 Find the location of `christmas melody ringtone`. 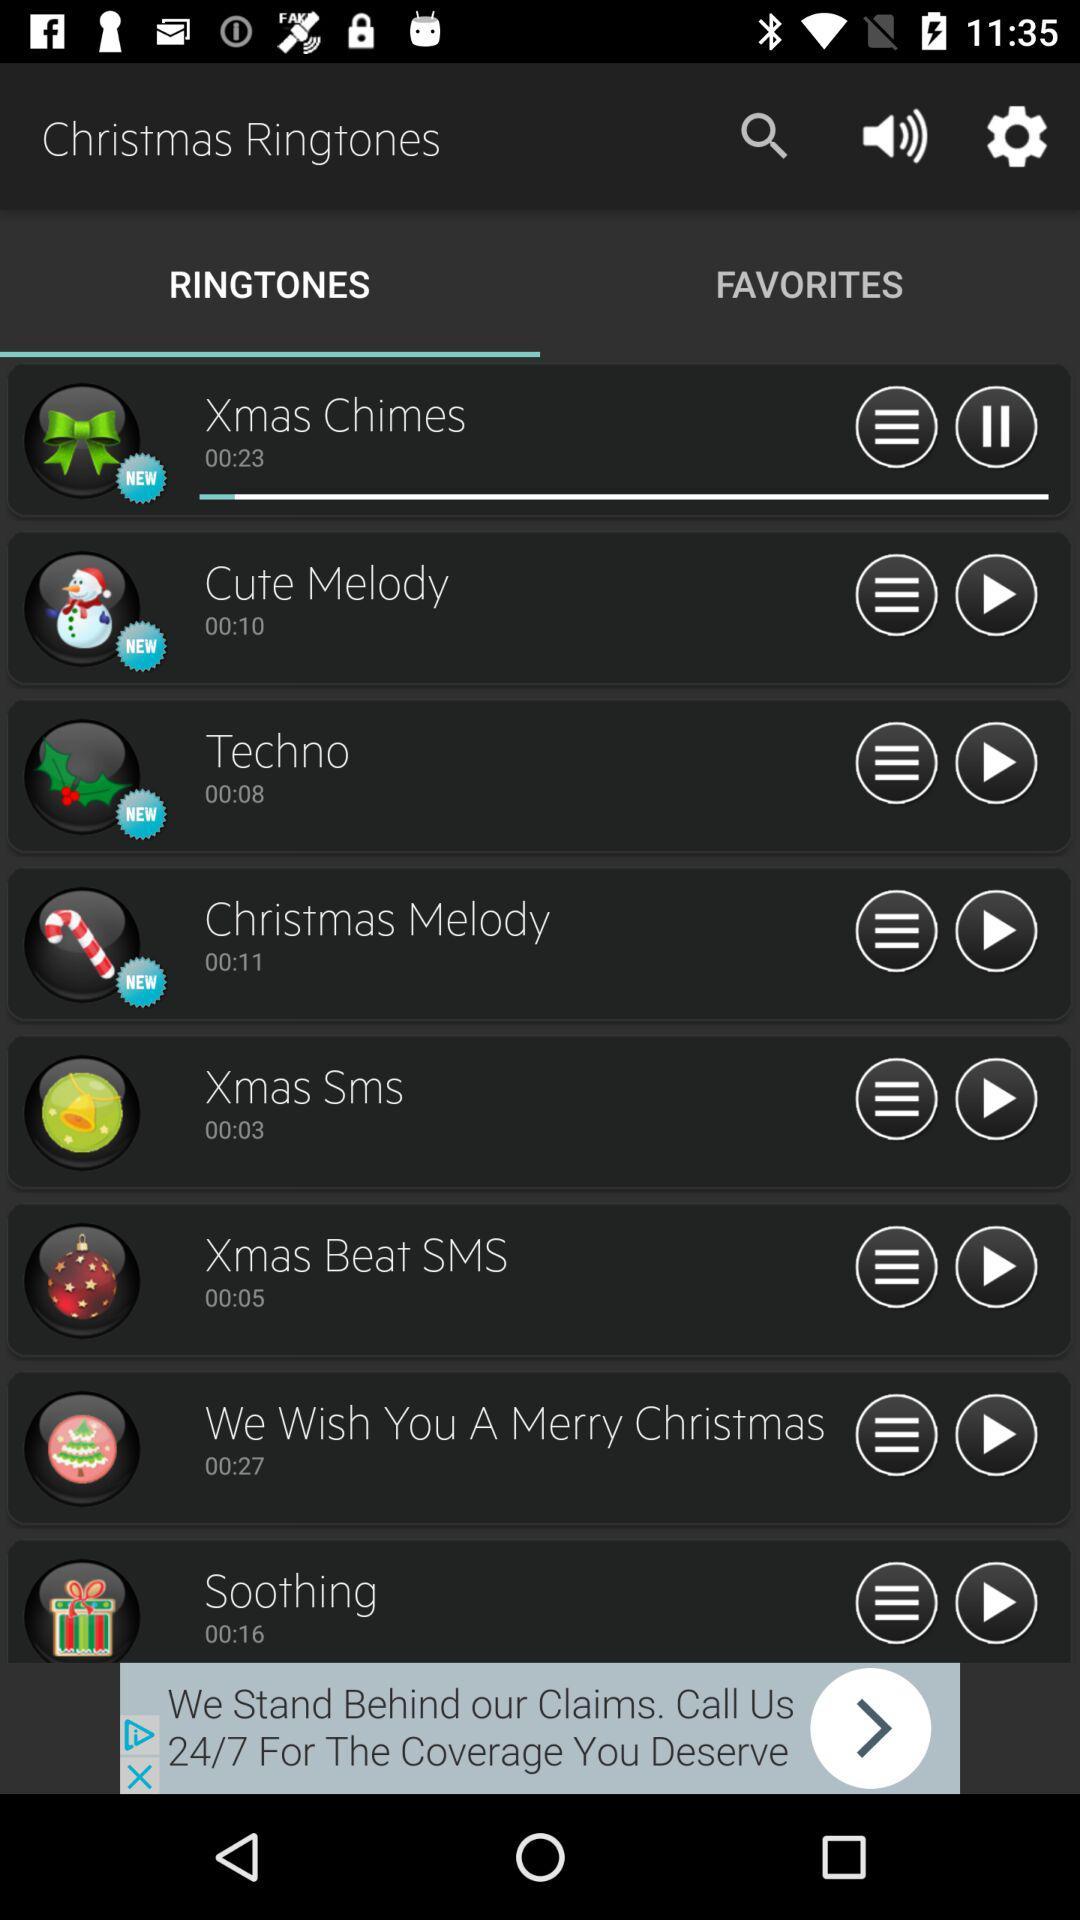

christmas melody ringtone is located at coordinates (995, 931).